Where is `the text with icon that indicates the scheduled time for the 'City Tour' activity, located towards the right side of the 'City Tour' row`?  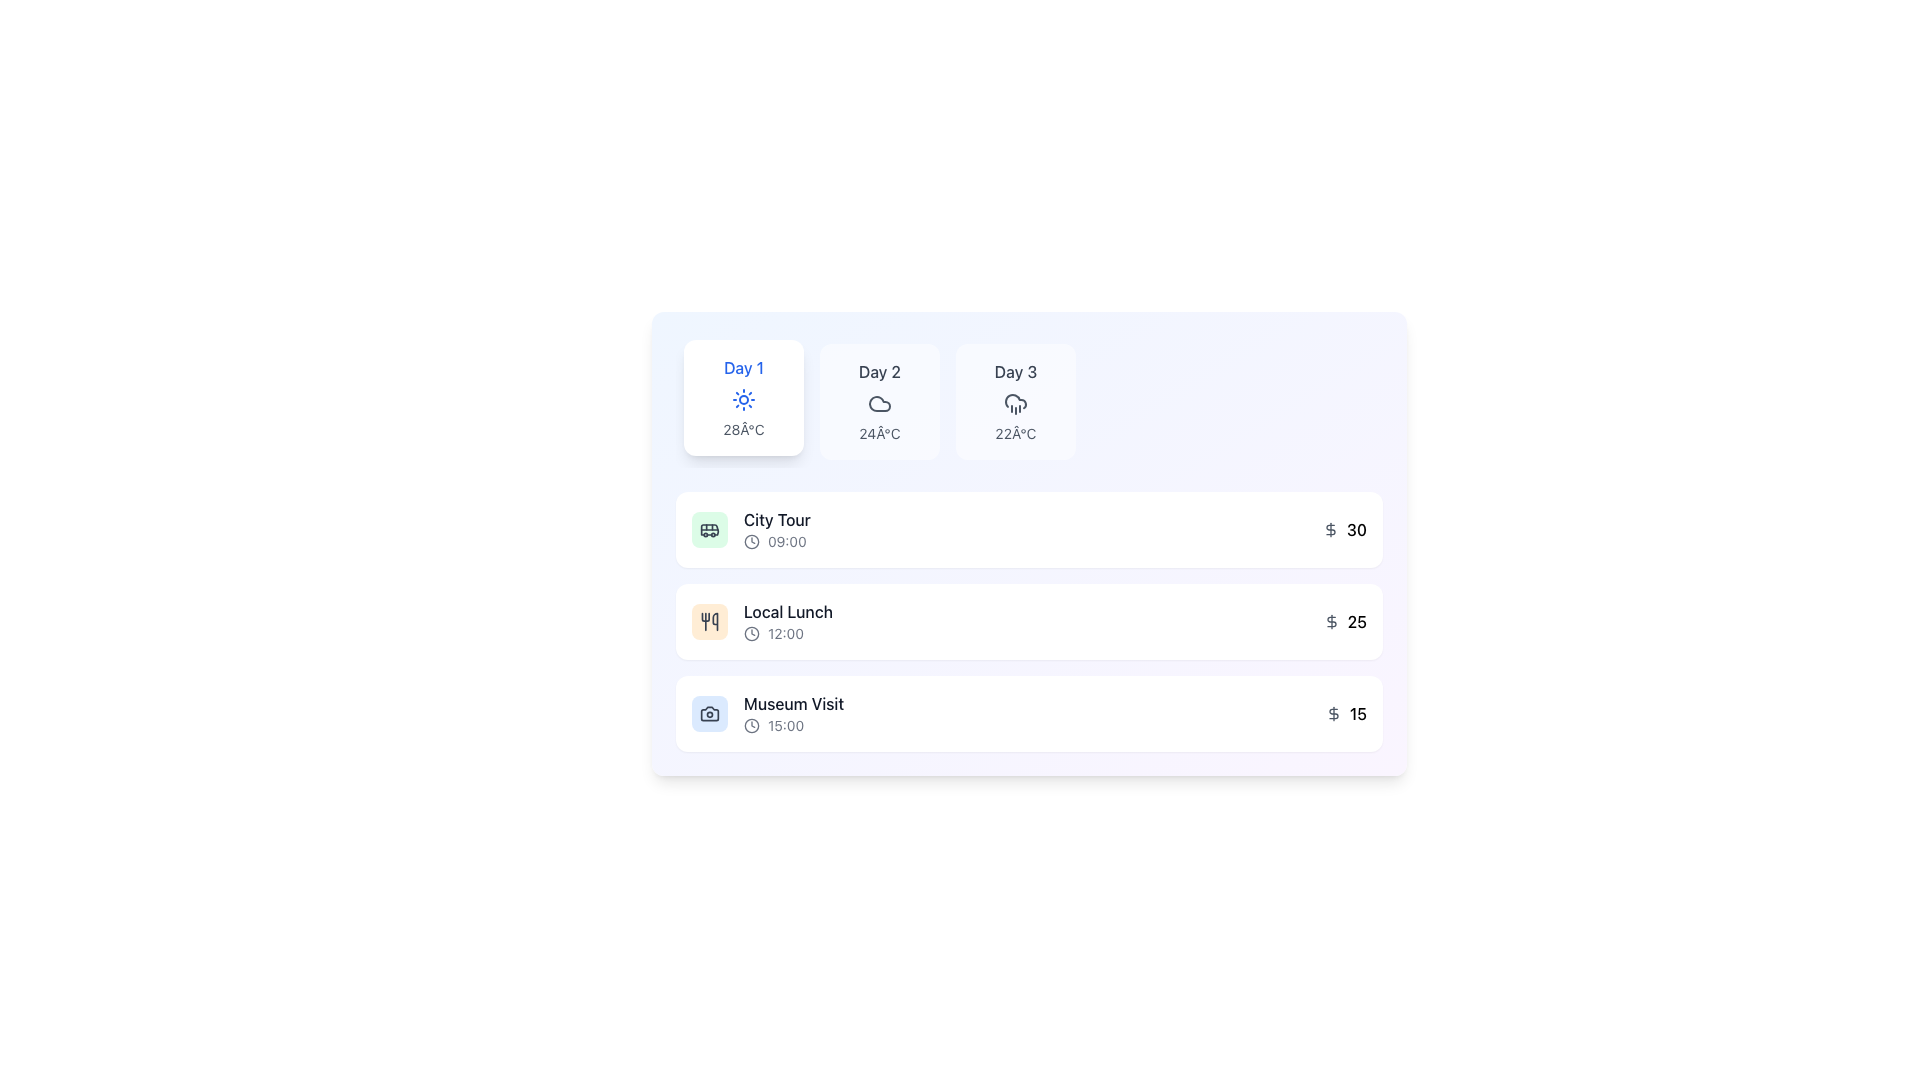
the text with icon that indicates the scheduled time for the 'City Tour' activity, located towards the right side of the 'City Tour' row is located at coordinates (776, 542).